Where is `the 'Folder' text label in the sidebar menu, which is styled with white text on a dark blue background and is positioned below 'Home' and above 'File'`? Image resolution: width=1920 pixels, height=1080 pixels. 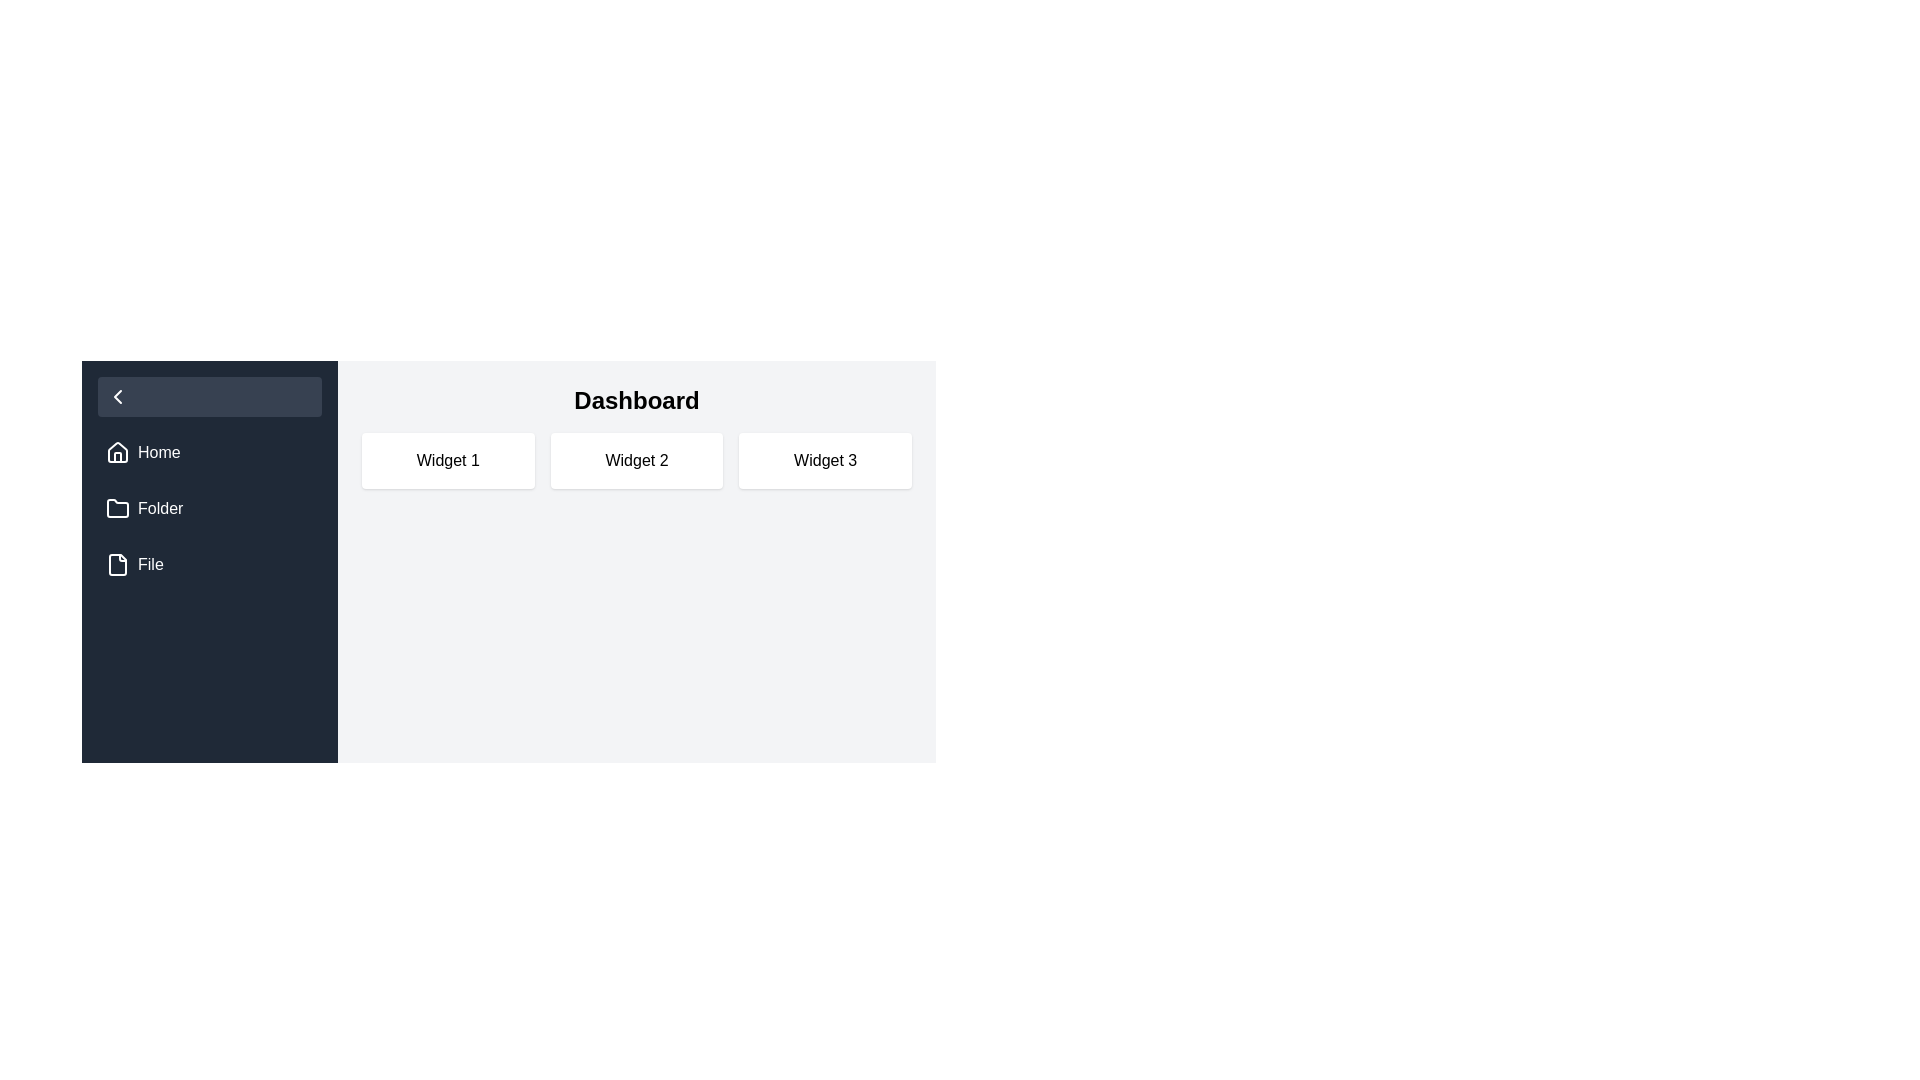 the 'Folder' text label in the sidebar menu, which is styled with white text on a dark blue background and is positioned below 'Home' and above 'File' is located at coordinates (160, 508).